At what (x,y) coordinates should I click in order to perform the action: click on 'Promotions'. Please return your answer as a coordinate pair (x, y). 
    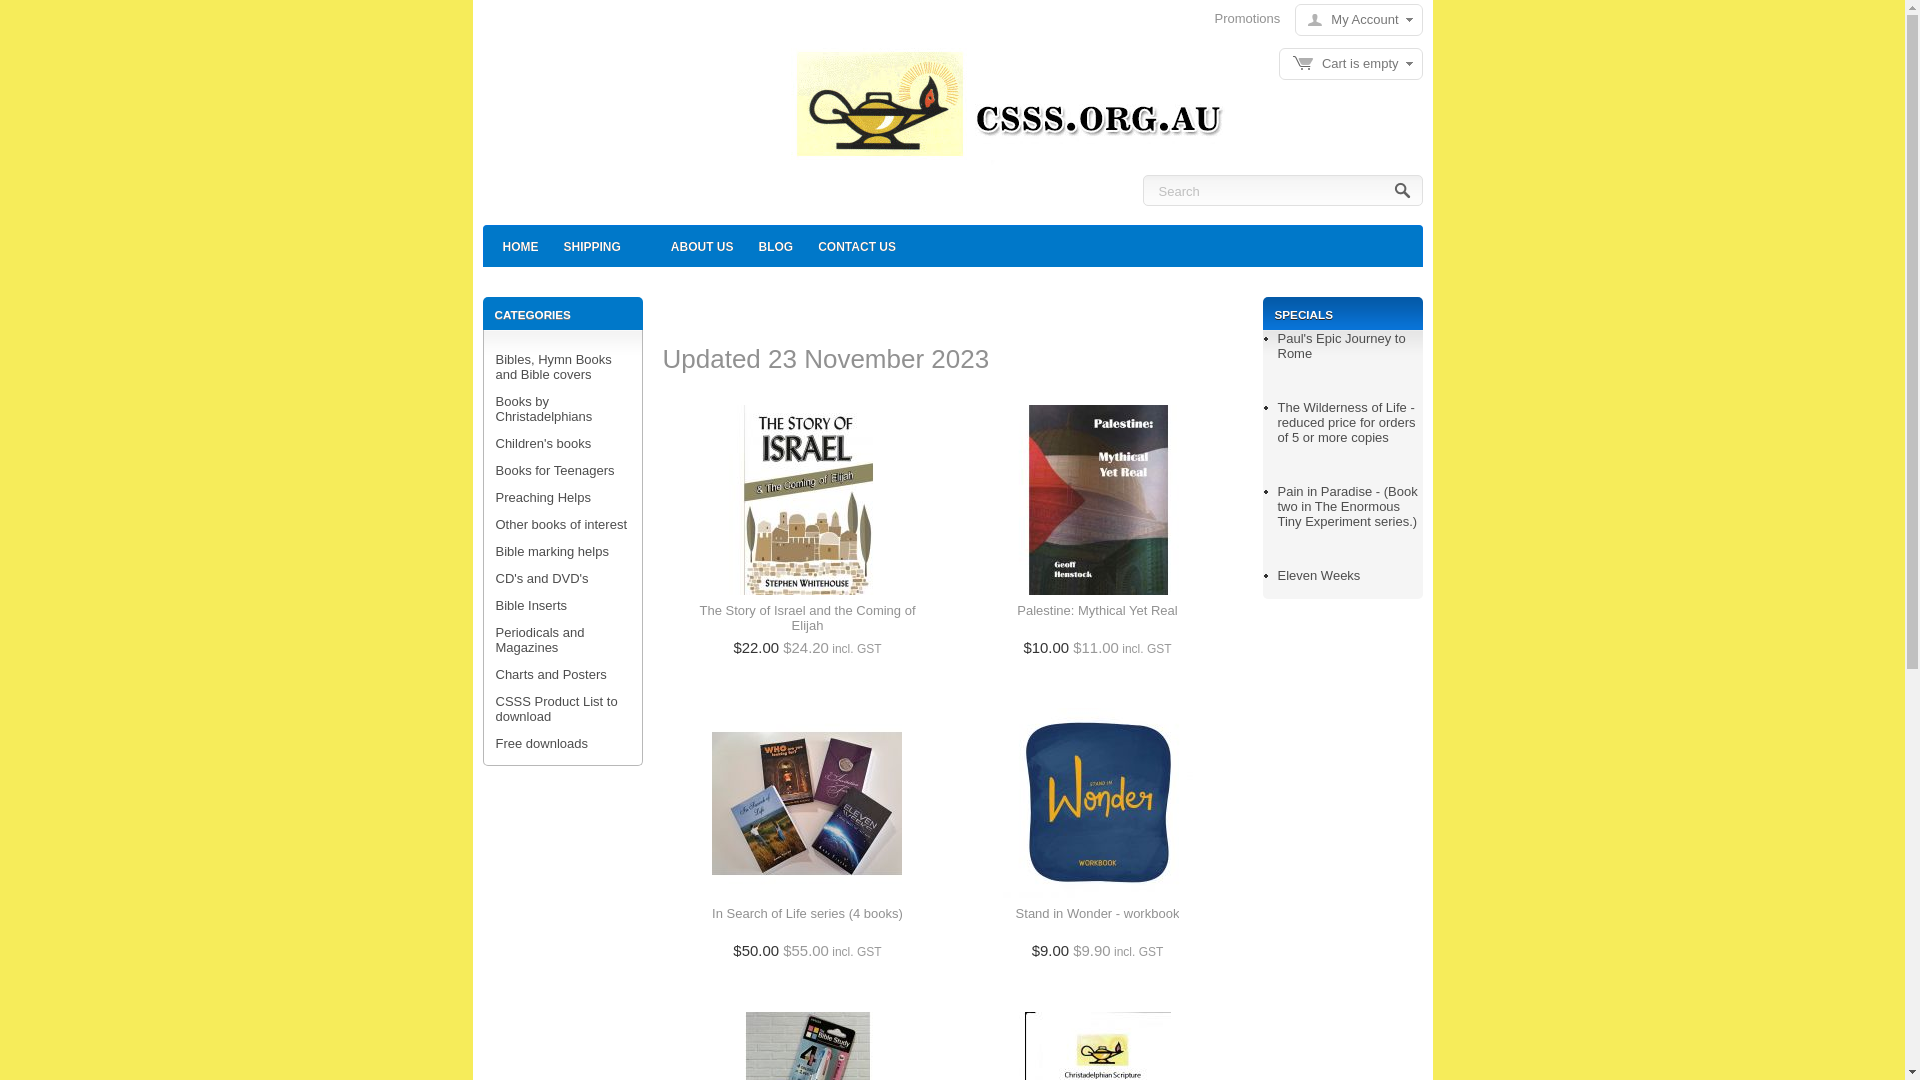
    Looking at the image, I should click on (1213, 18).